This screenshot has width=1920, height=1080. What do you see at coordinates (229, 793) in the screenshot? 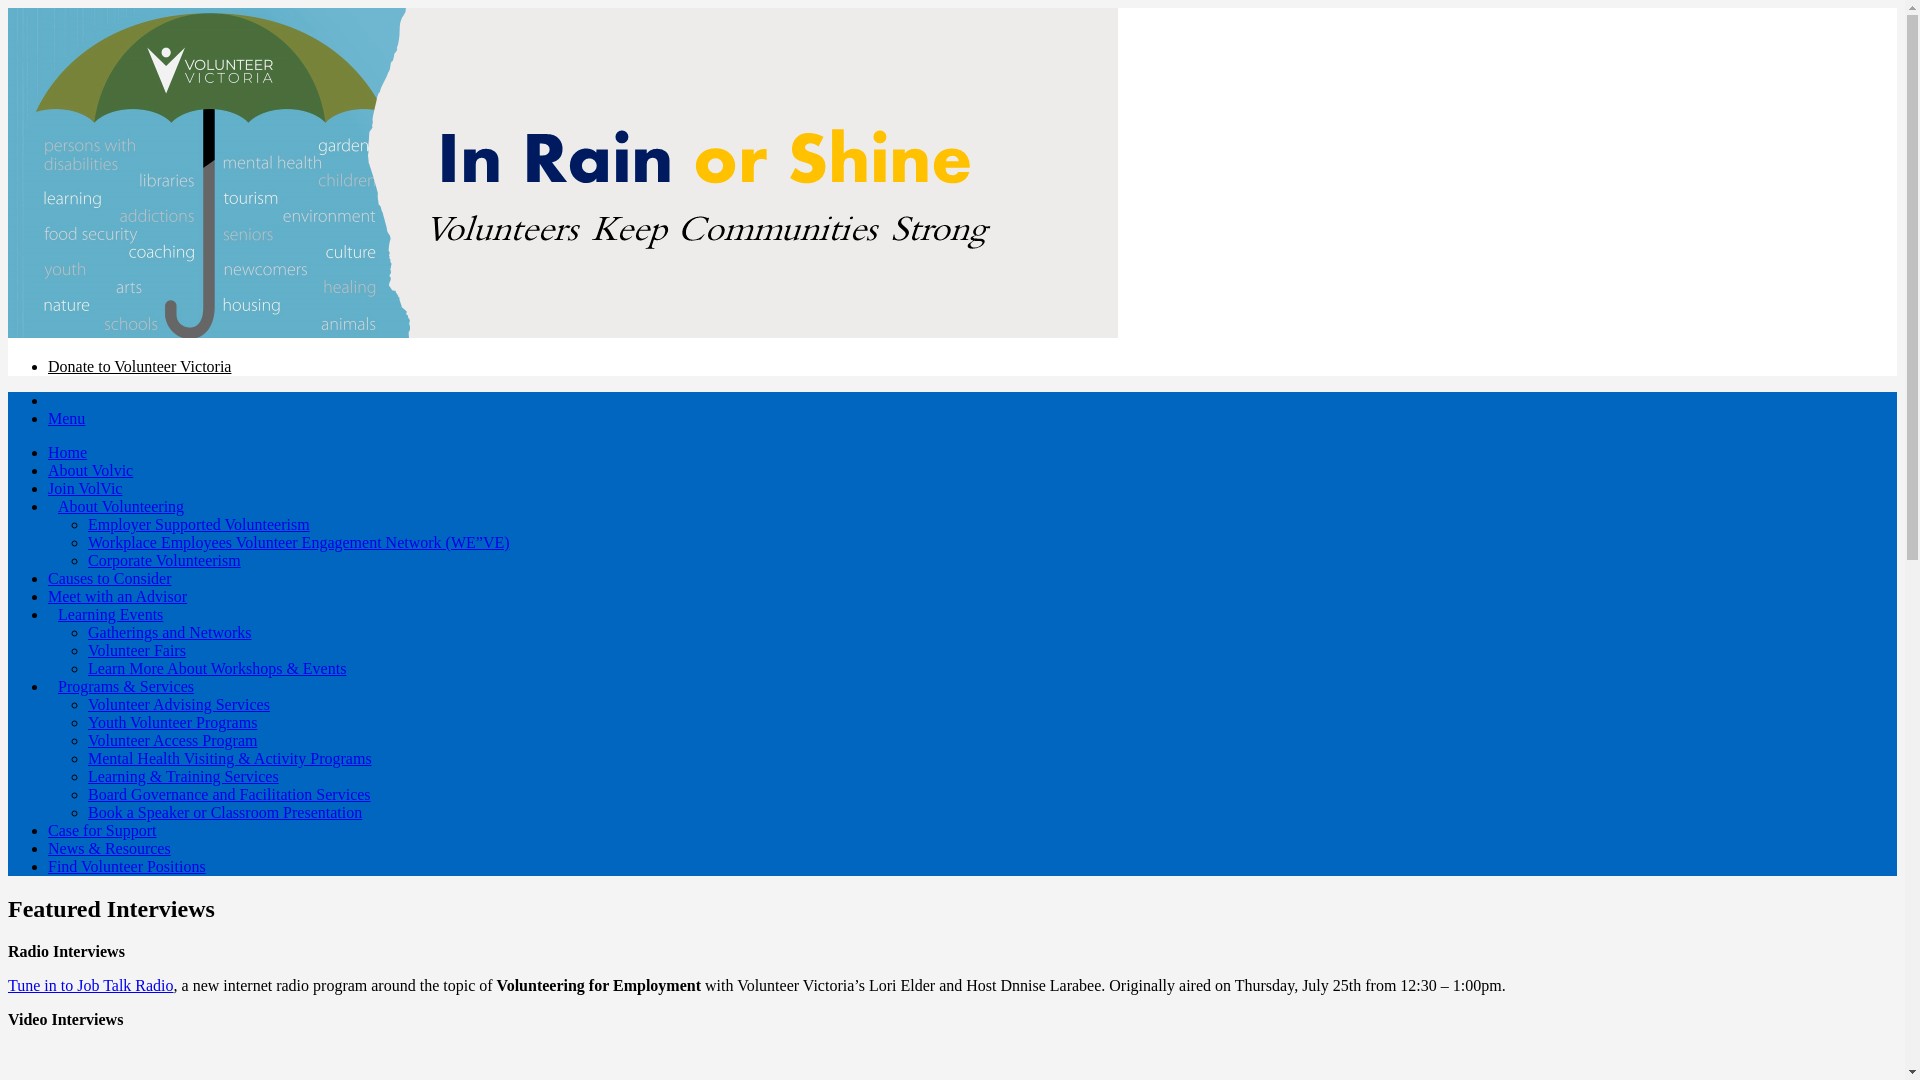
I see `'Board Governance and Facilitation Services'` at bounding box center [229, 793].